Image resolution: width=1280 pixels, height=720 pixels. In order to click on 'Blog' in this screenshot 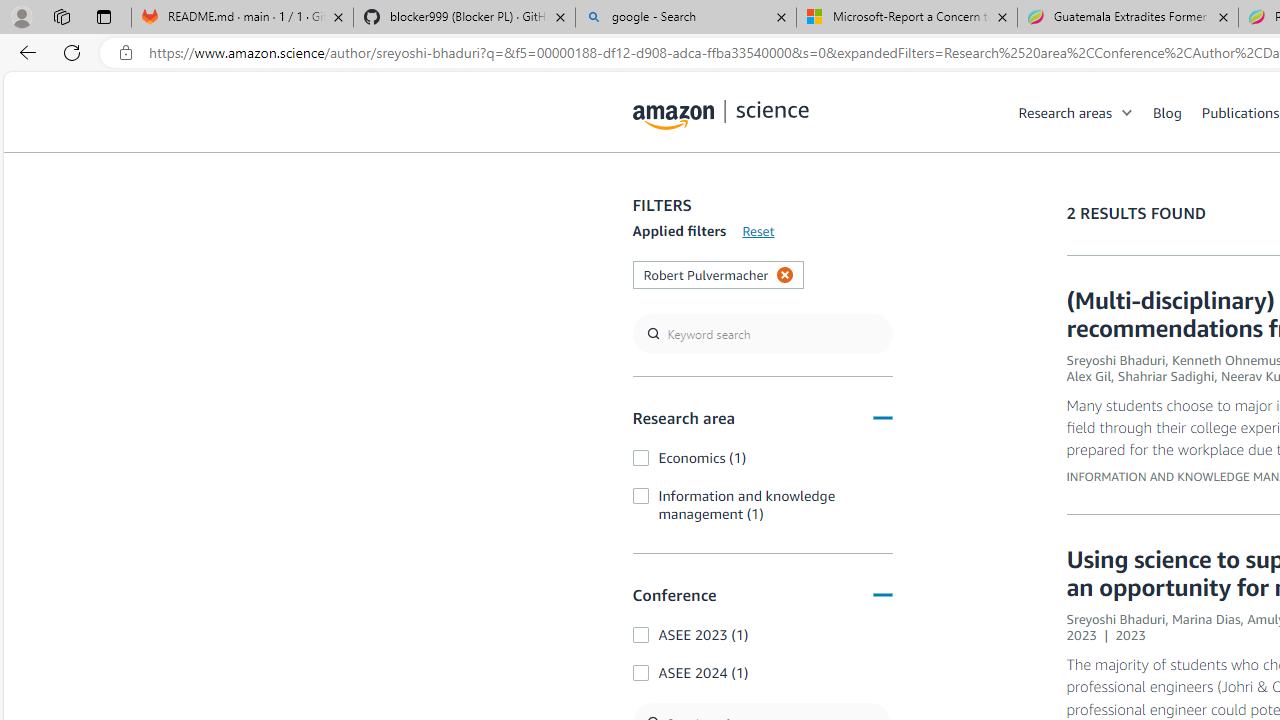, I will do `click(1177, 111)`.